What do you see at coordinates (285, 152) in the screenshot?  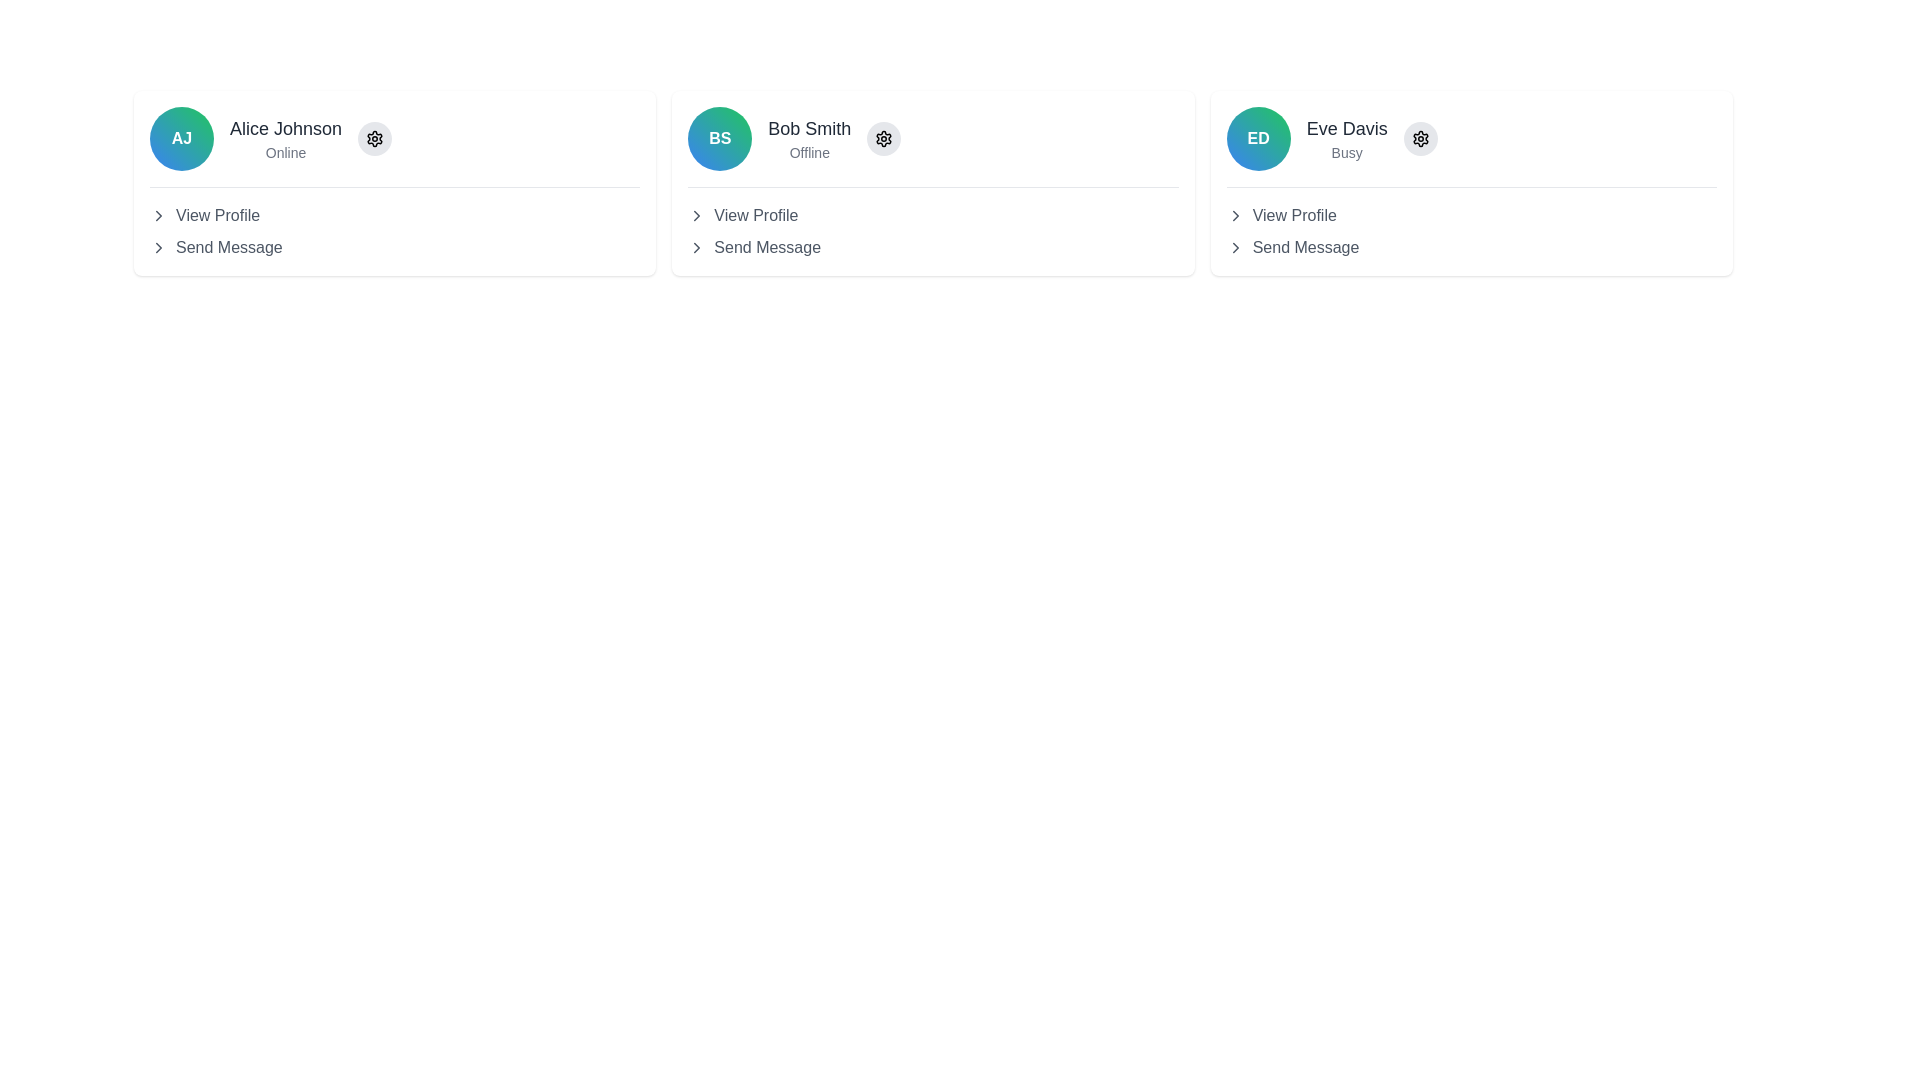 I see `the status indicator text label that shows 'Alice Johnson' is currently online, which is positioned directly below the name 'Alice Johnson'` at bounding box center [285, 152].